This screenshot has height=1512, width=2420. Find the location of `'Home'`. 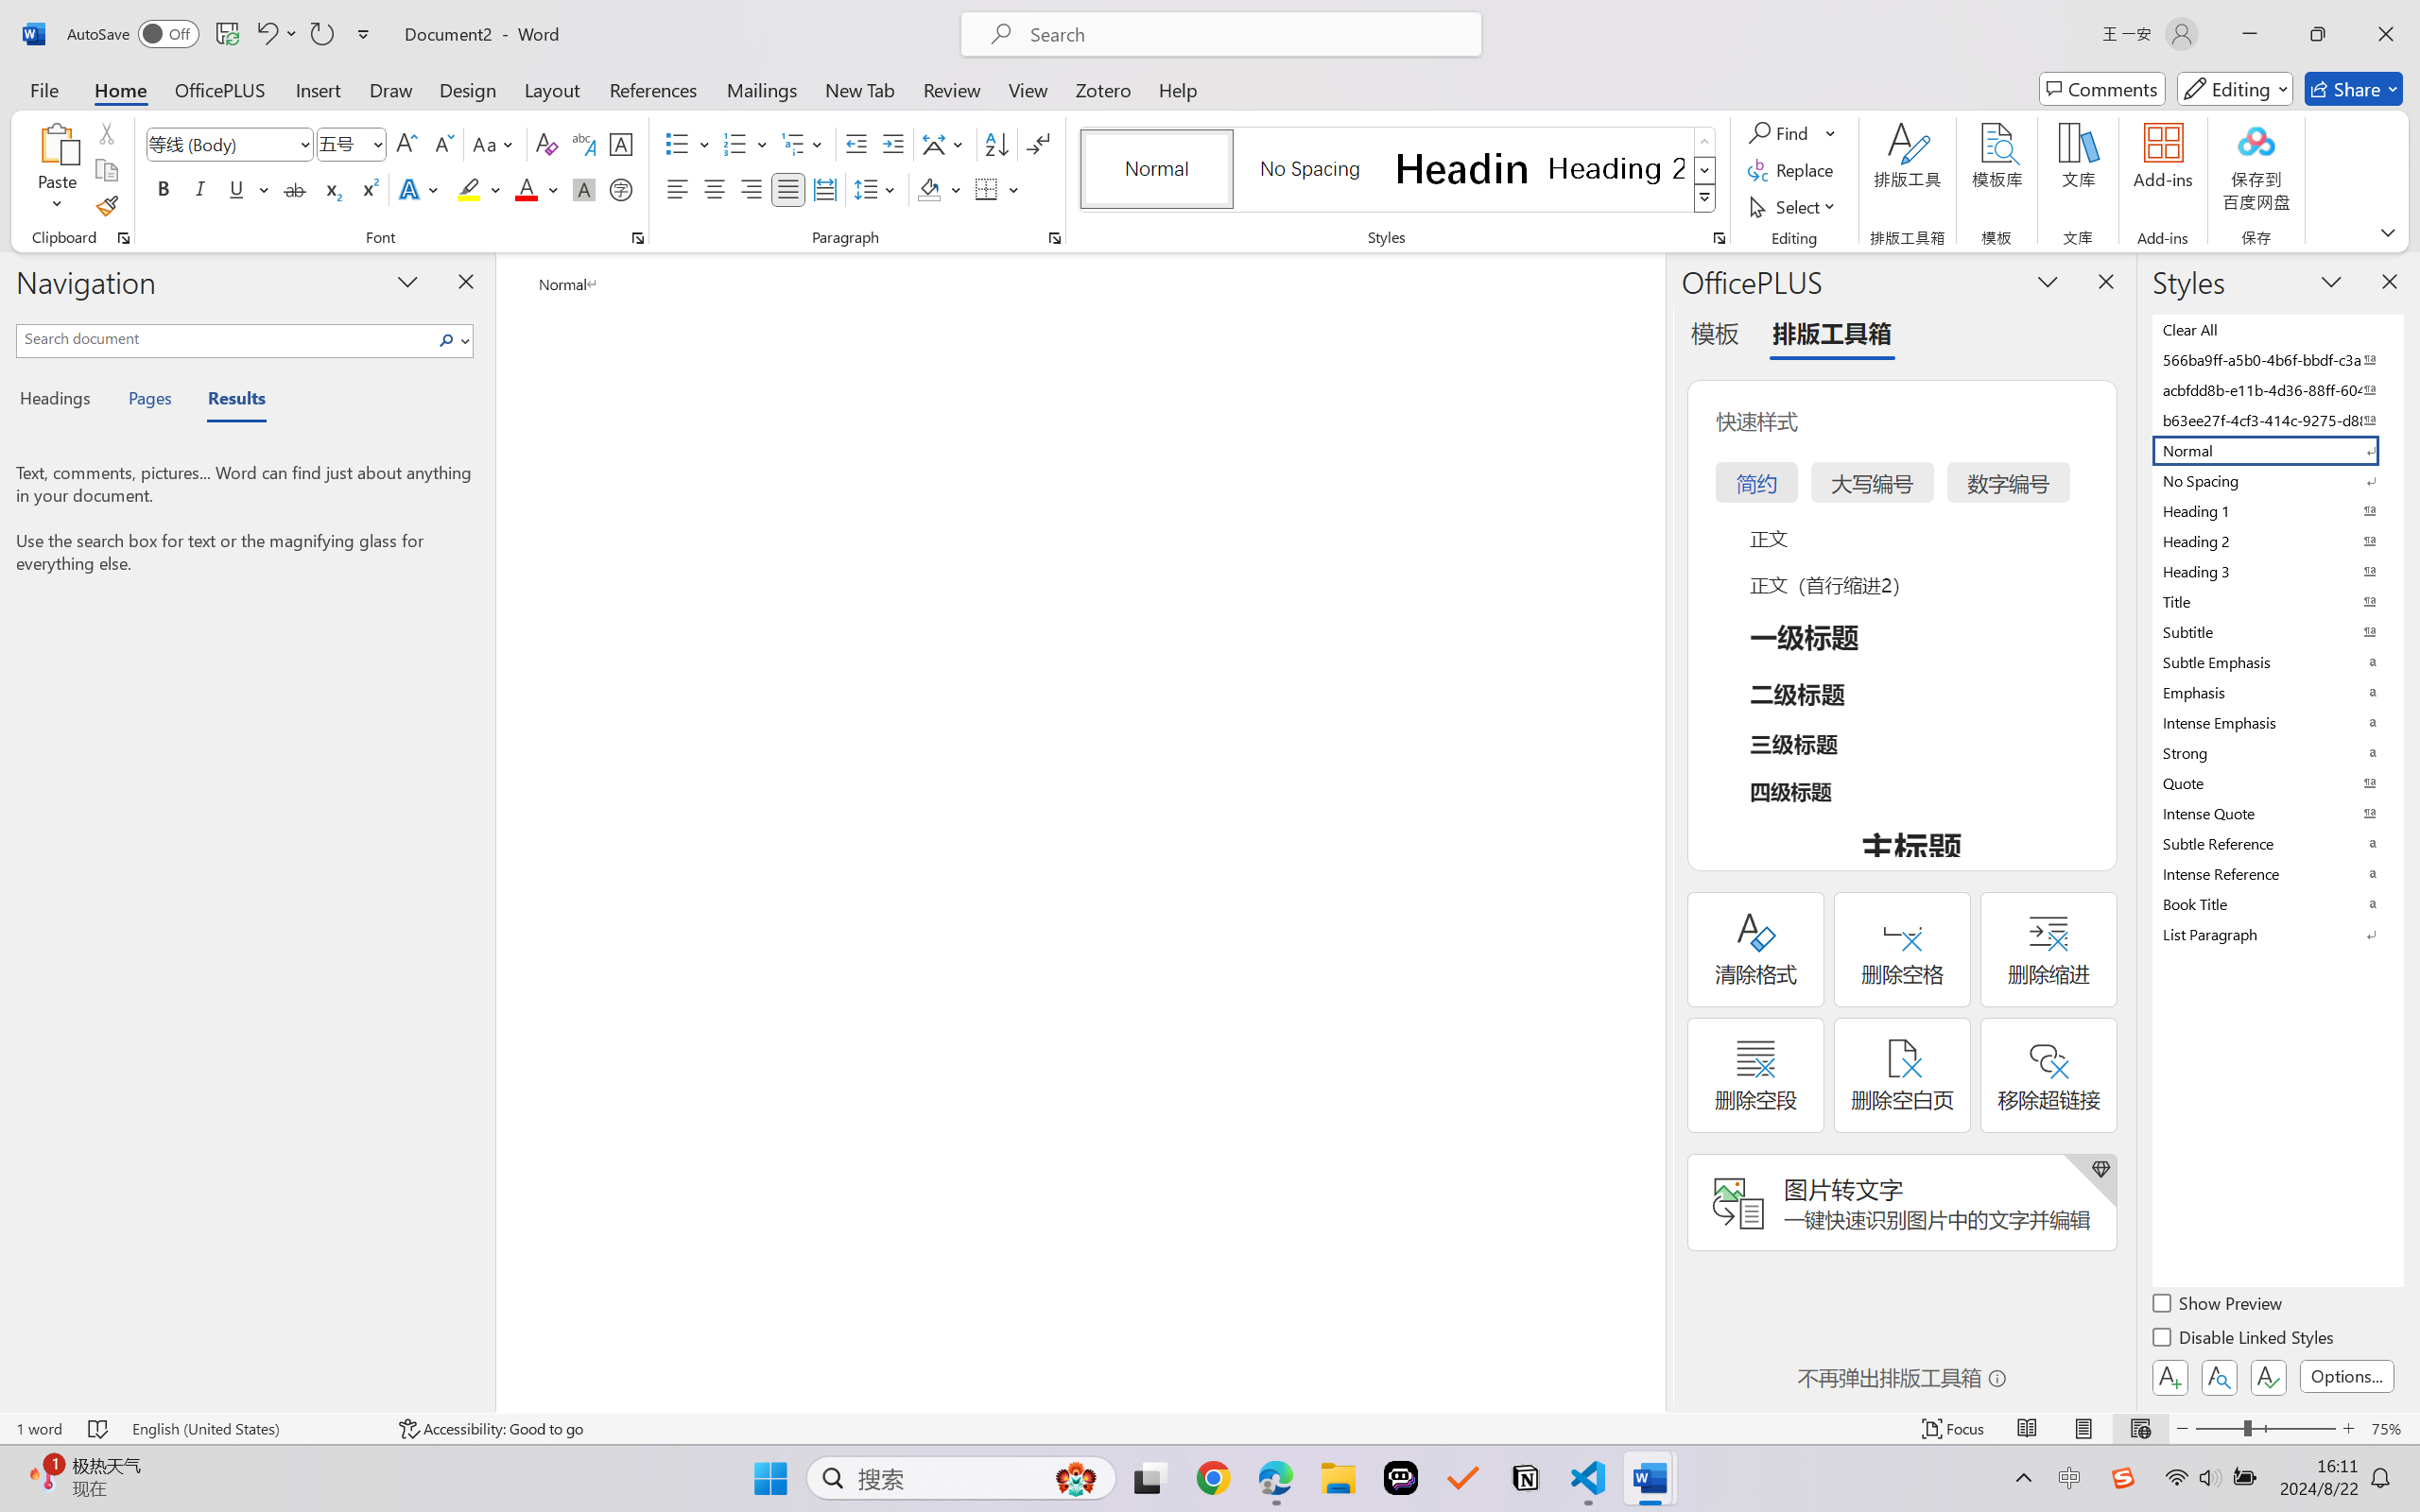

'Home' is located at coordinates (121, 88).